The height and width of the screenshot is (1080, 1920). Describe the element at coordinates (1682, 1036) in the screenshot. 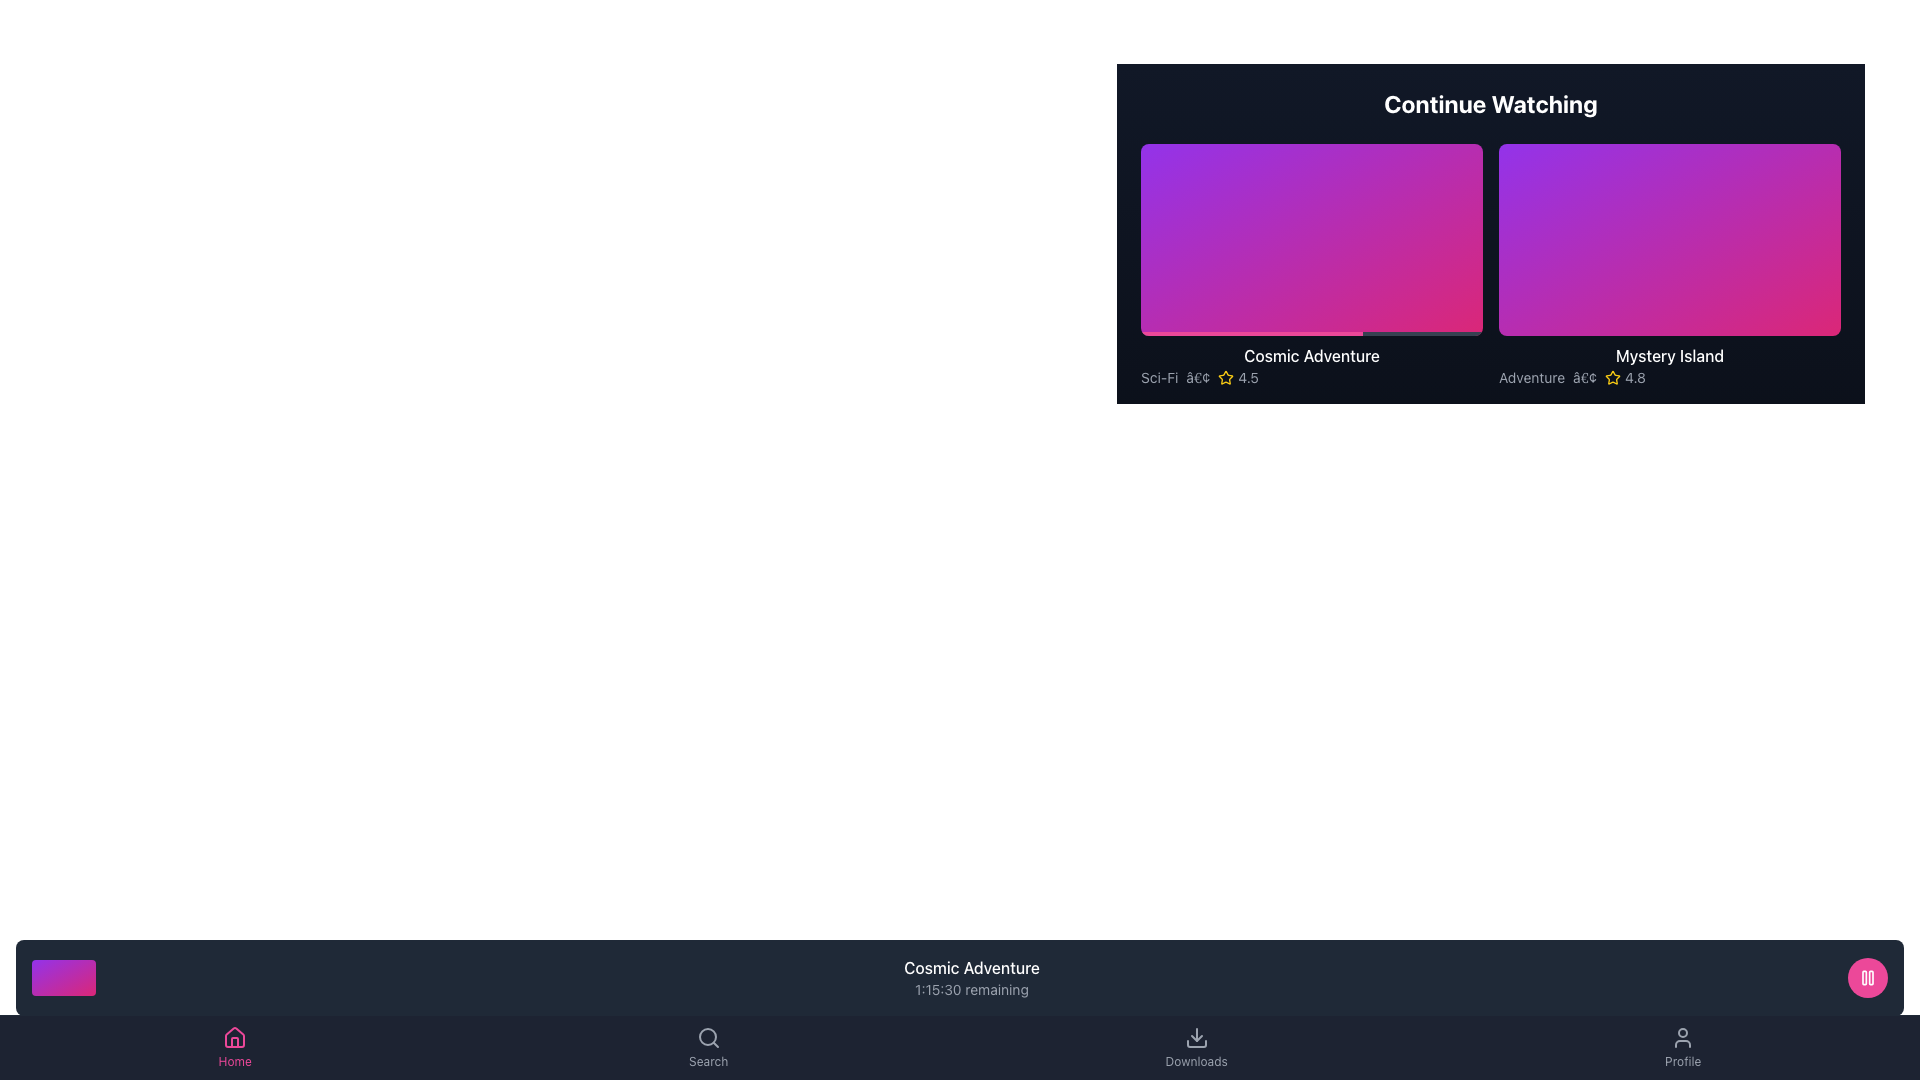

I see `the user profile icon located in the fifth position from the left in the bottom navigation bar` at that location.